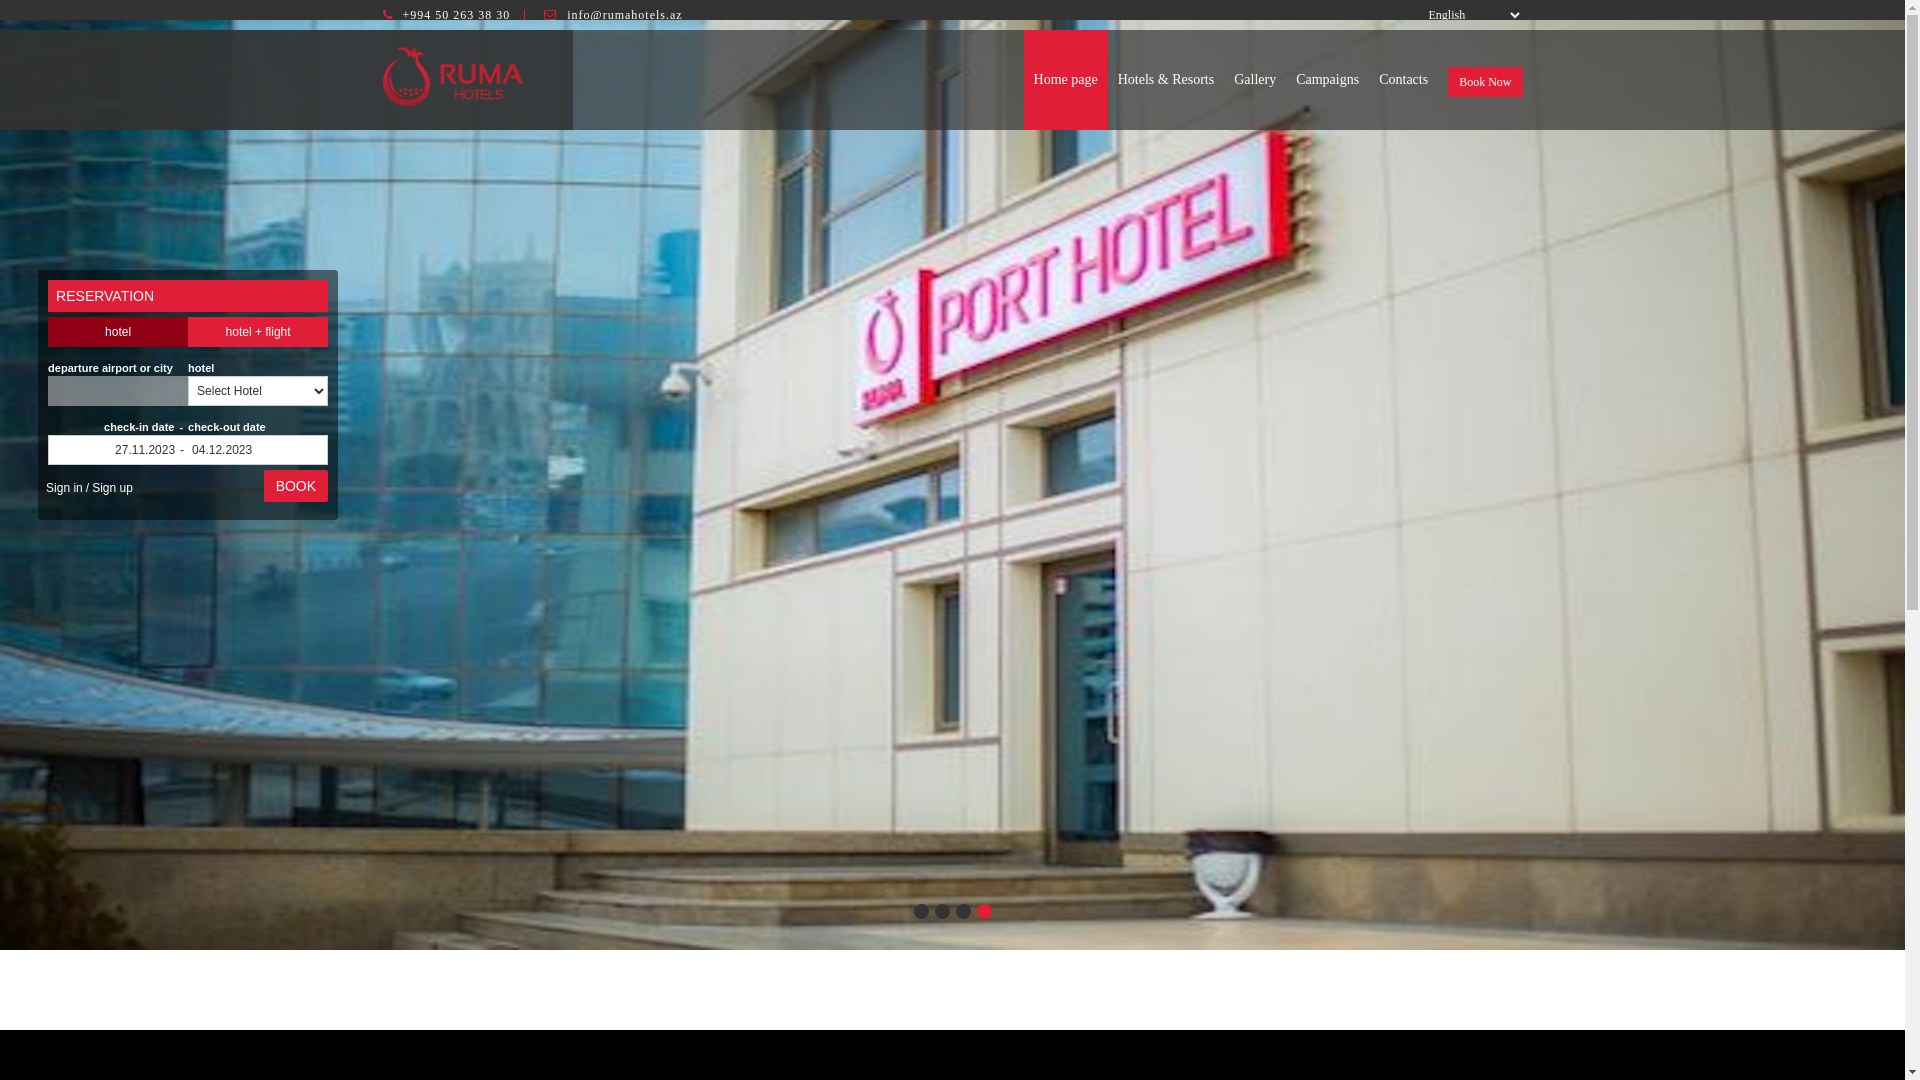  What do you see at coordinates (295, 486) in the screenshot?
I see `'BOOK'` at bounding box center [295, 486].